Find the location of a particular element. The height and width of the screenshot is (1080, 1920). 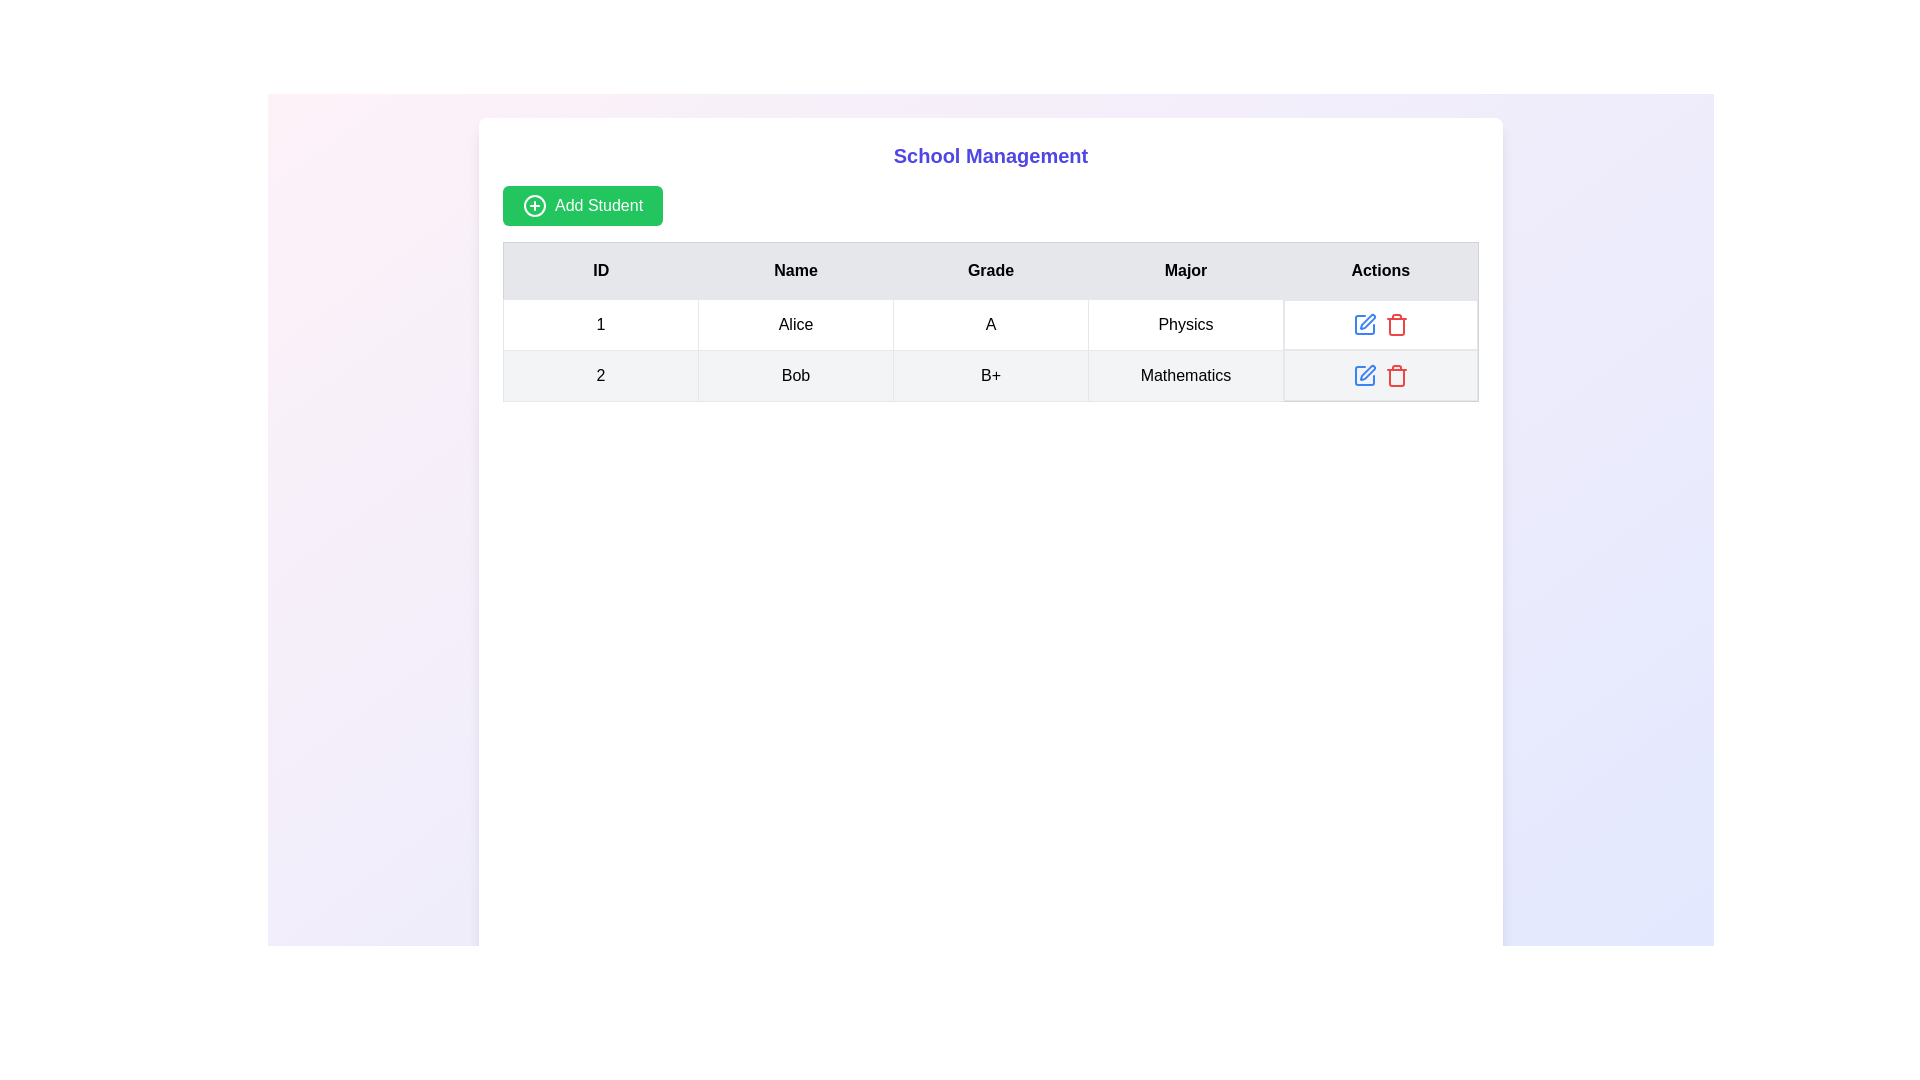

the second row of the table that contains detailed information about an entity or record, positioned directly below the header row and the row for 'Alice' with ID '1' is located at coordinates (990, 374).